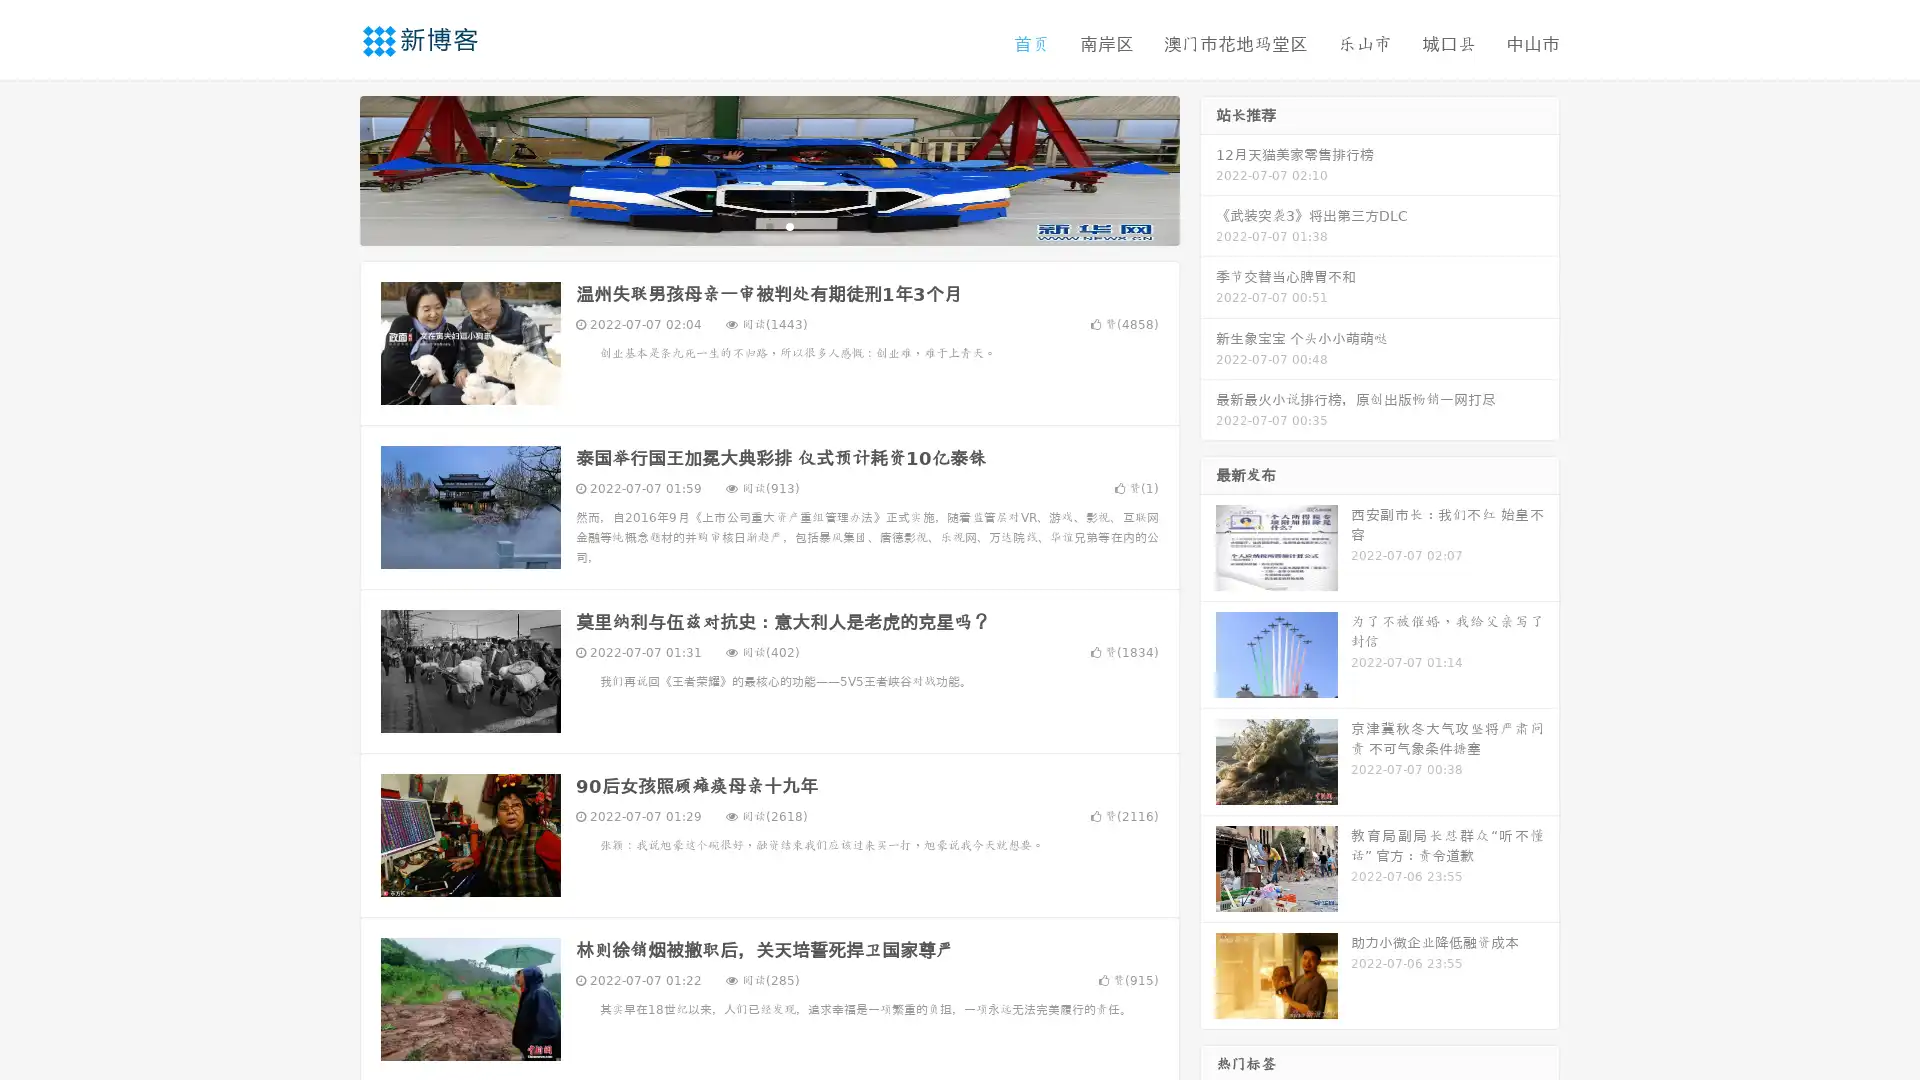 This screenshot has width=1920, height=1080. Describe the element at coordinates (1208, 168) in the screenshot. I see `Next slide` at that location.